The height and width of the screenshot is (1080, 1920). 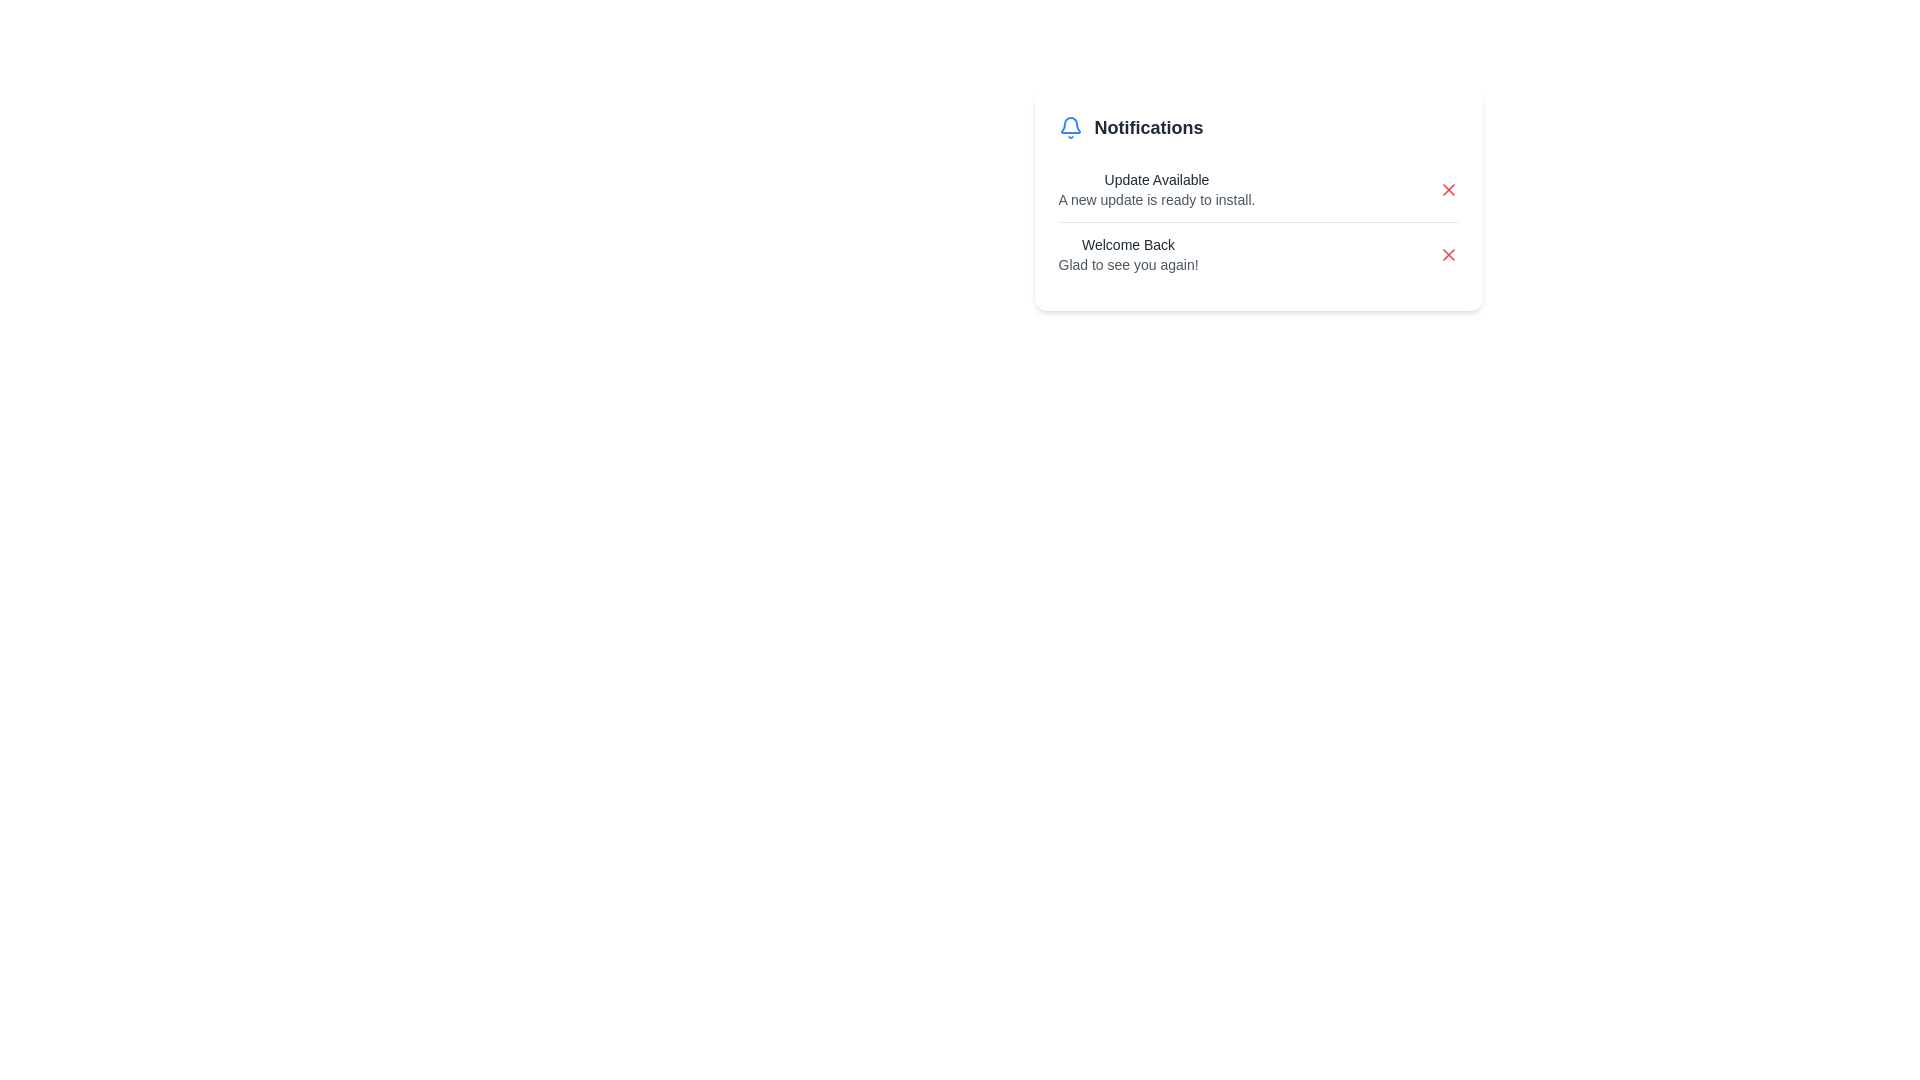 I want to click on the bell icon element, which visually represents notifications and is located to the left of the 'Notifications' text in the header section of the notification card, so click(x=1069, y=125).